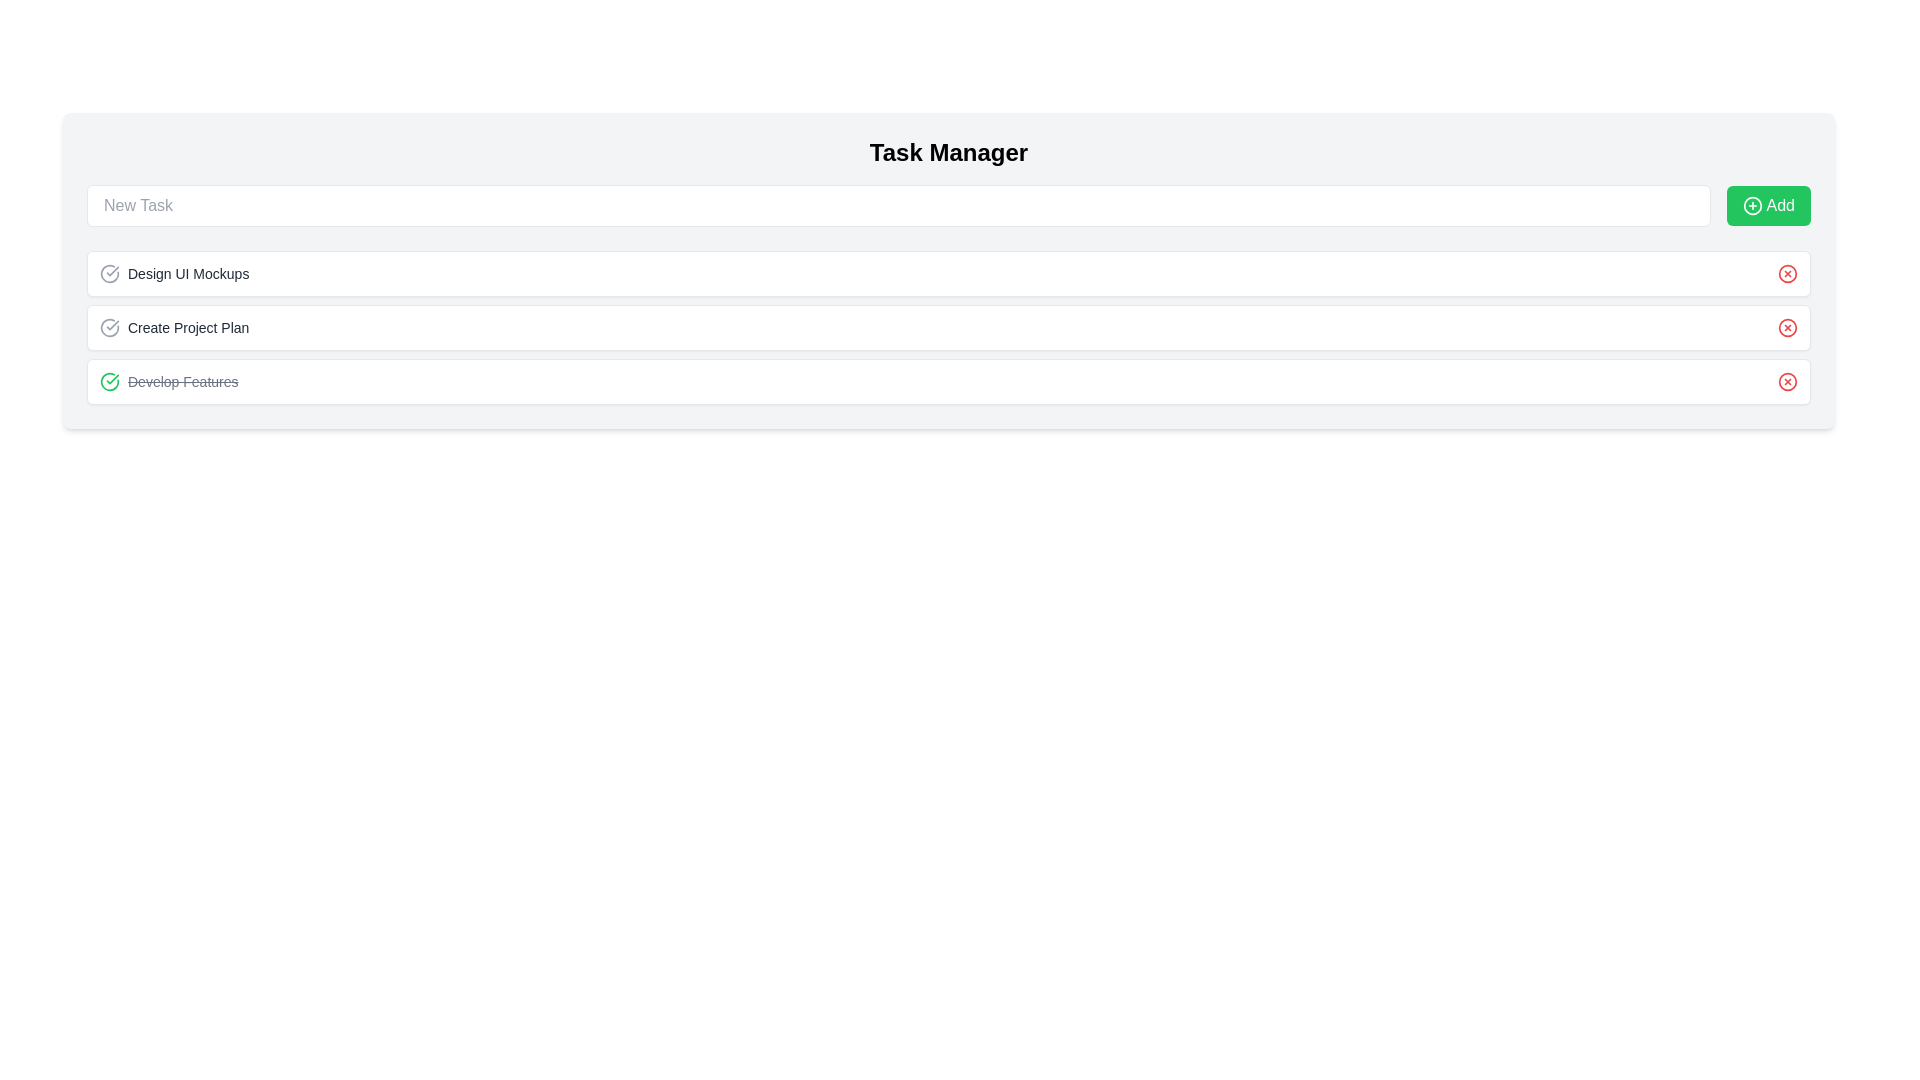  What do you see at coordinates (1751, 205) in the screenshot?
I see `the Button Icon located within the green 'Add' button on the right end of the input field for creating tasks` at bounding box center [1751, 205].